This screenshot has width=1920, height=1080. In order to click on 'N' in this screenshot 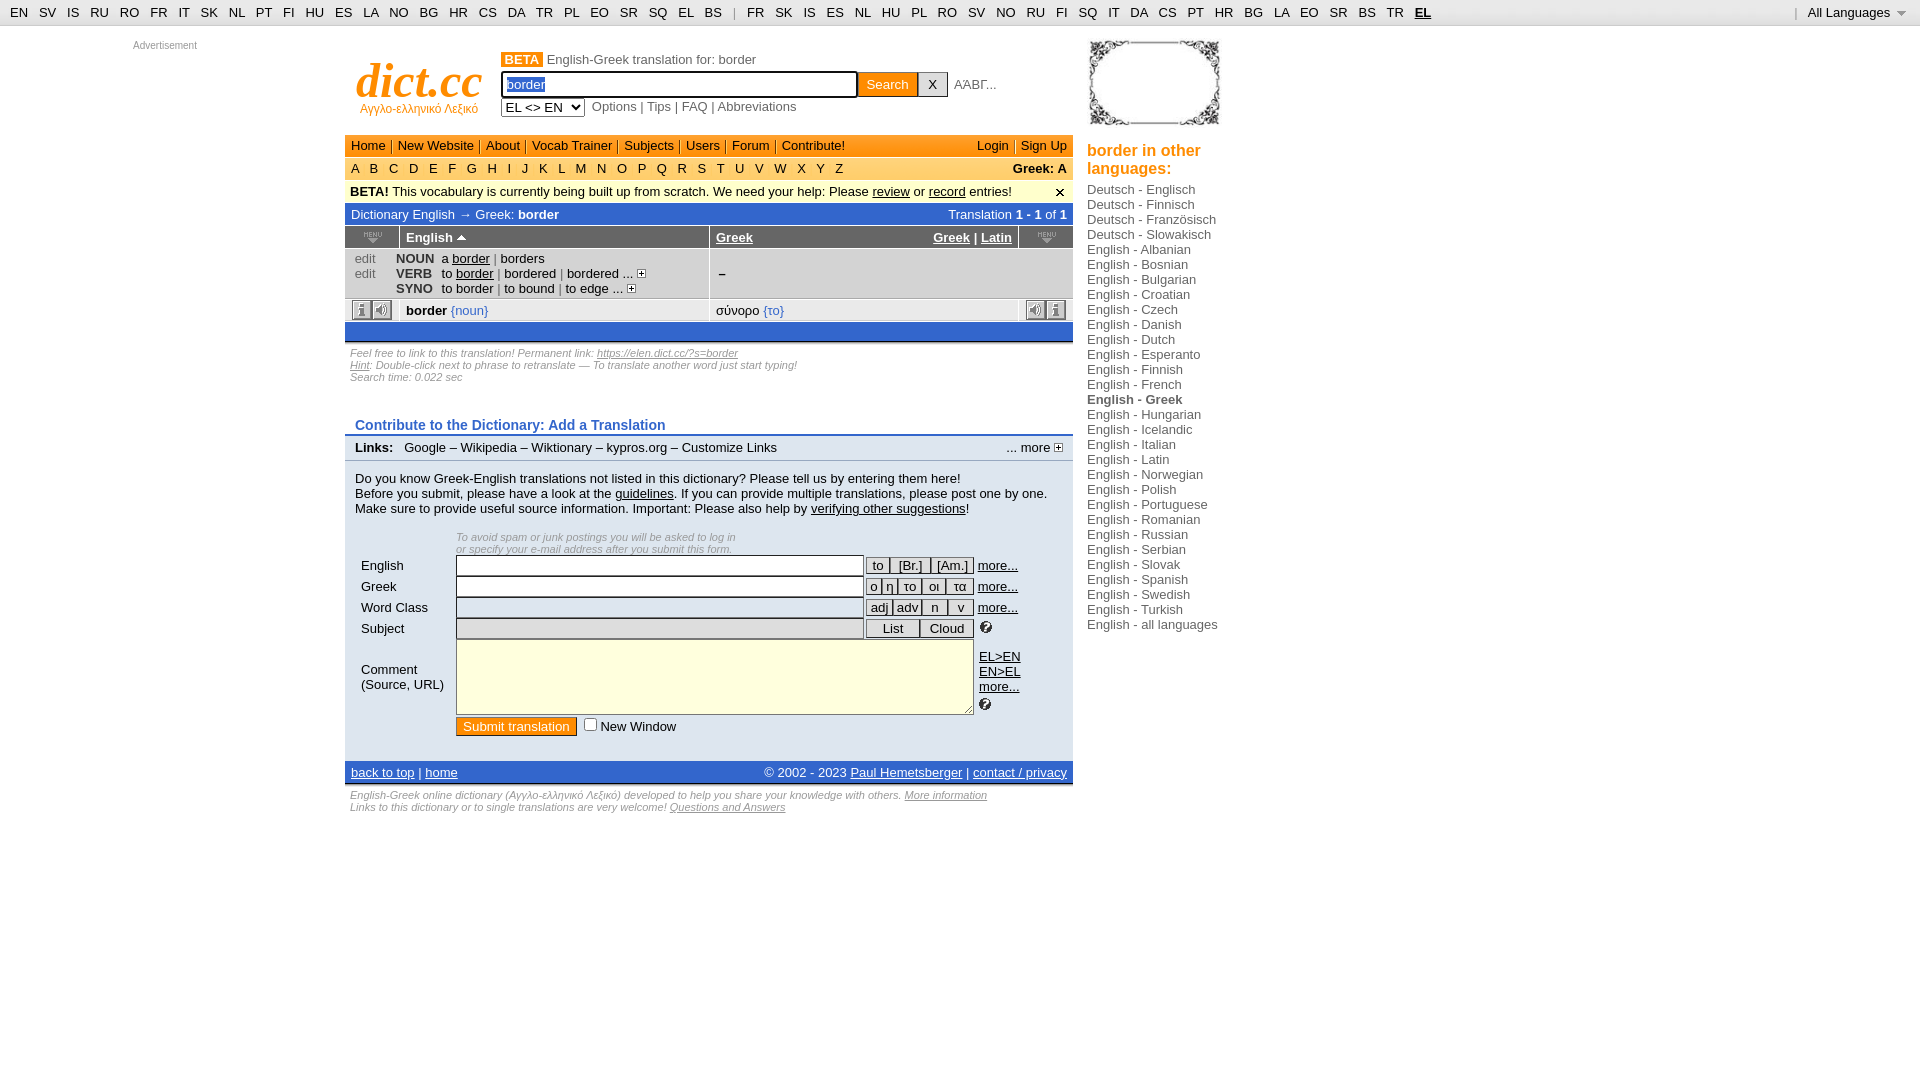, I will do `click(600, 167)`.